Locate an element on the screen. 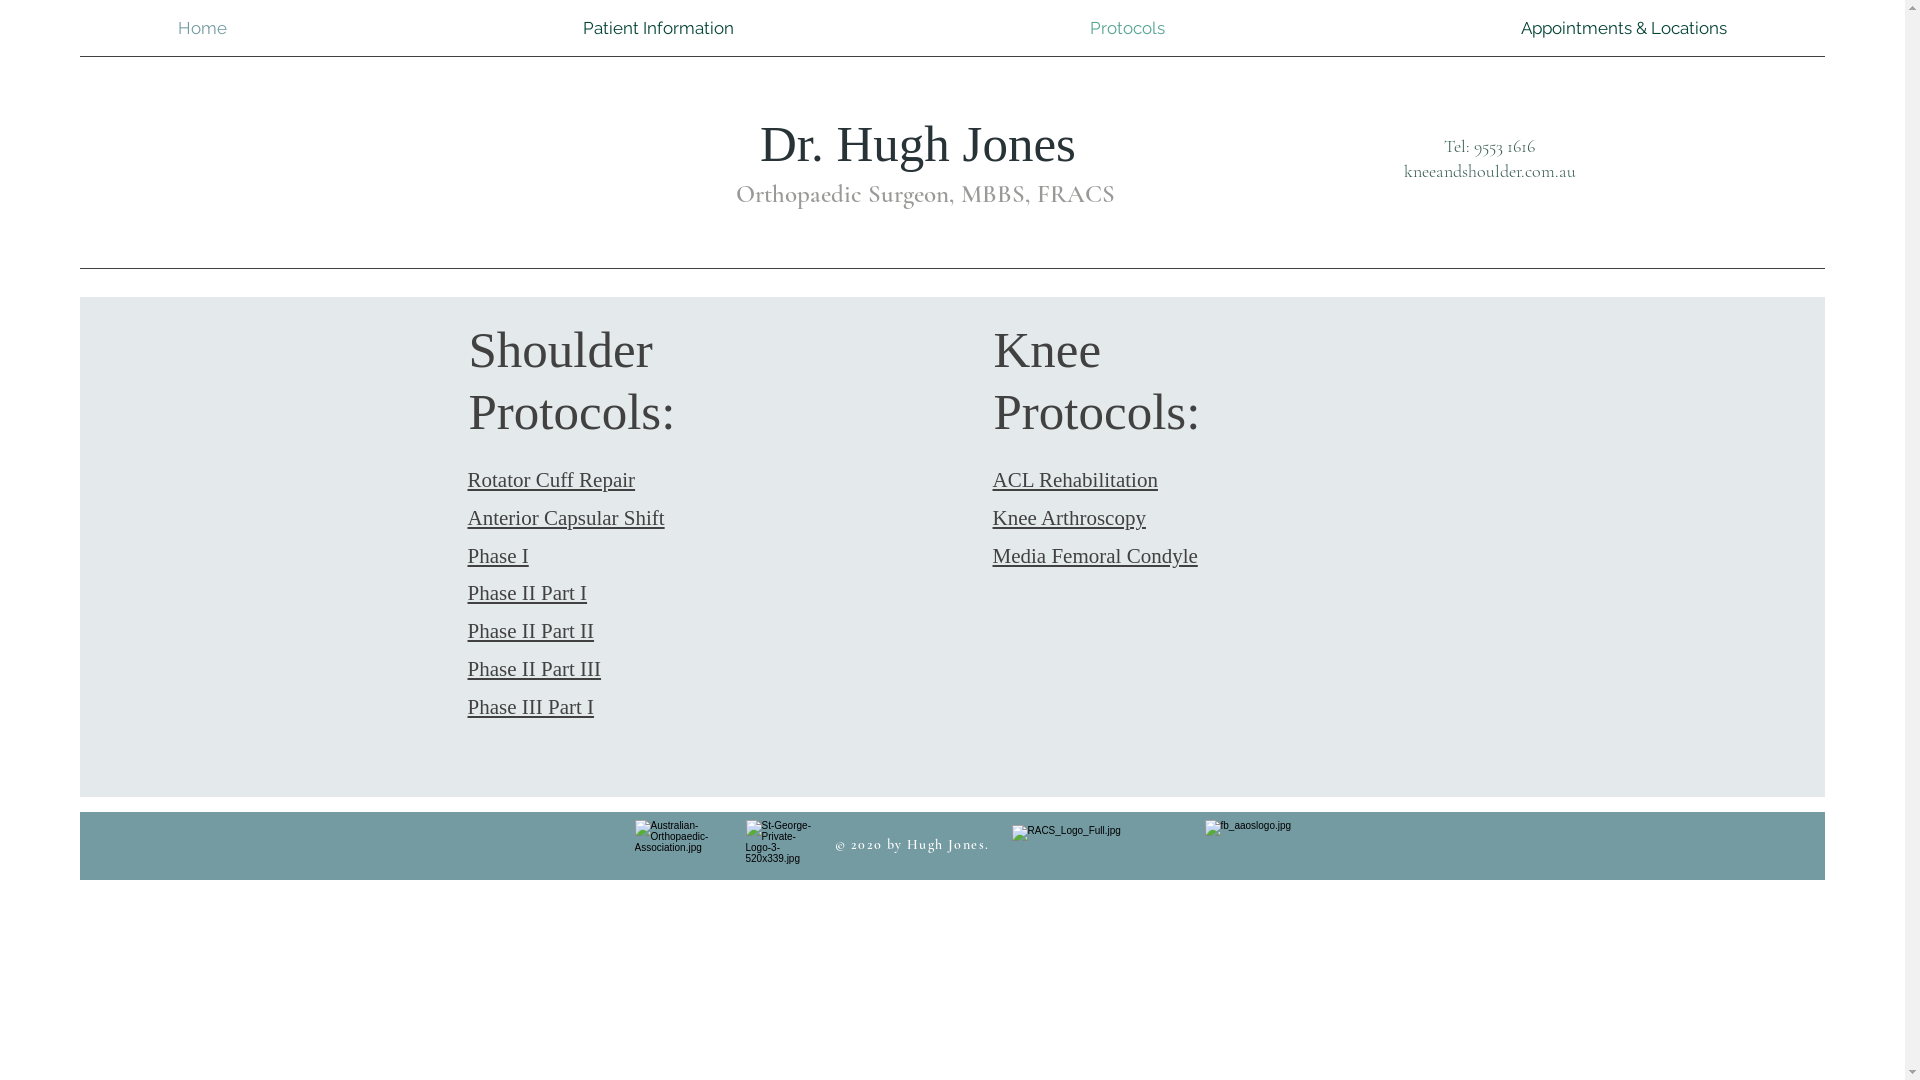  'Phase II Part II' is located at coordinates (531, 631).